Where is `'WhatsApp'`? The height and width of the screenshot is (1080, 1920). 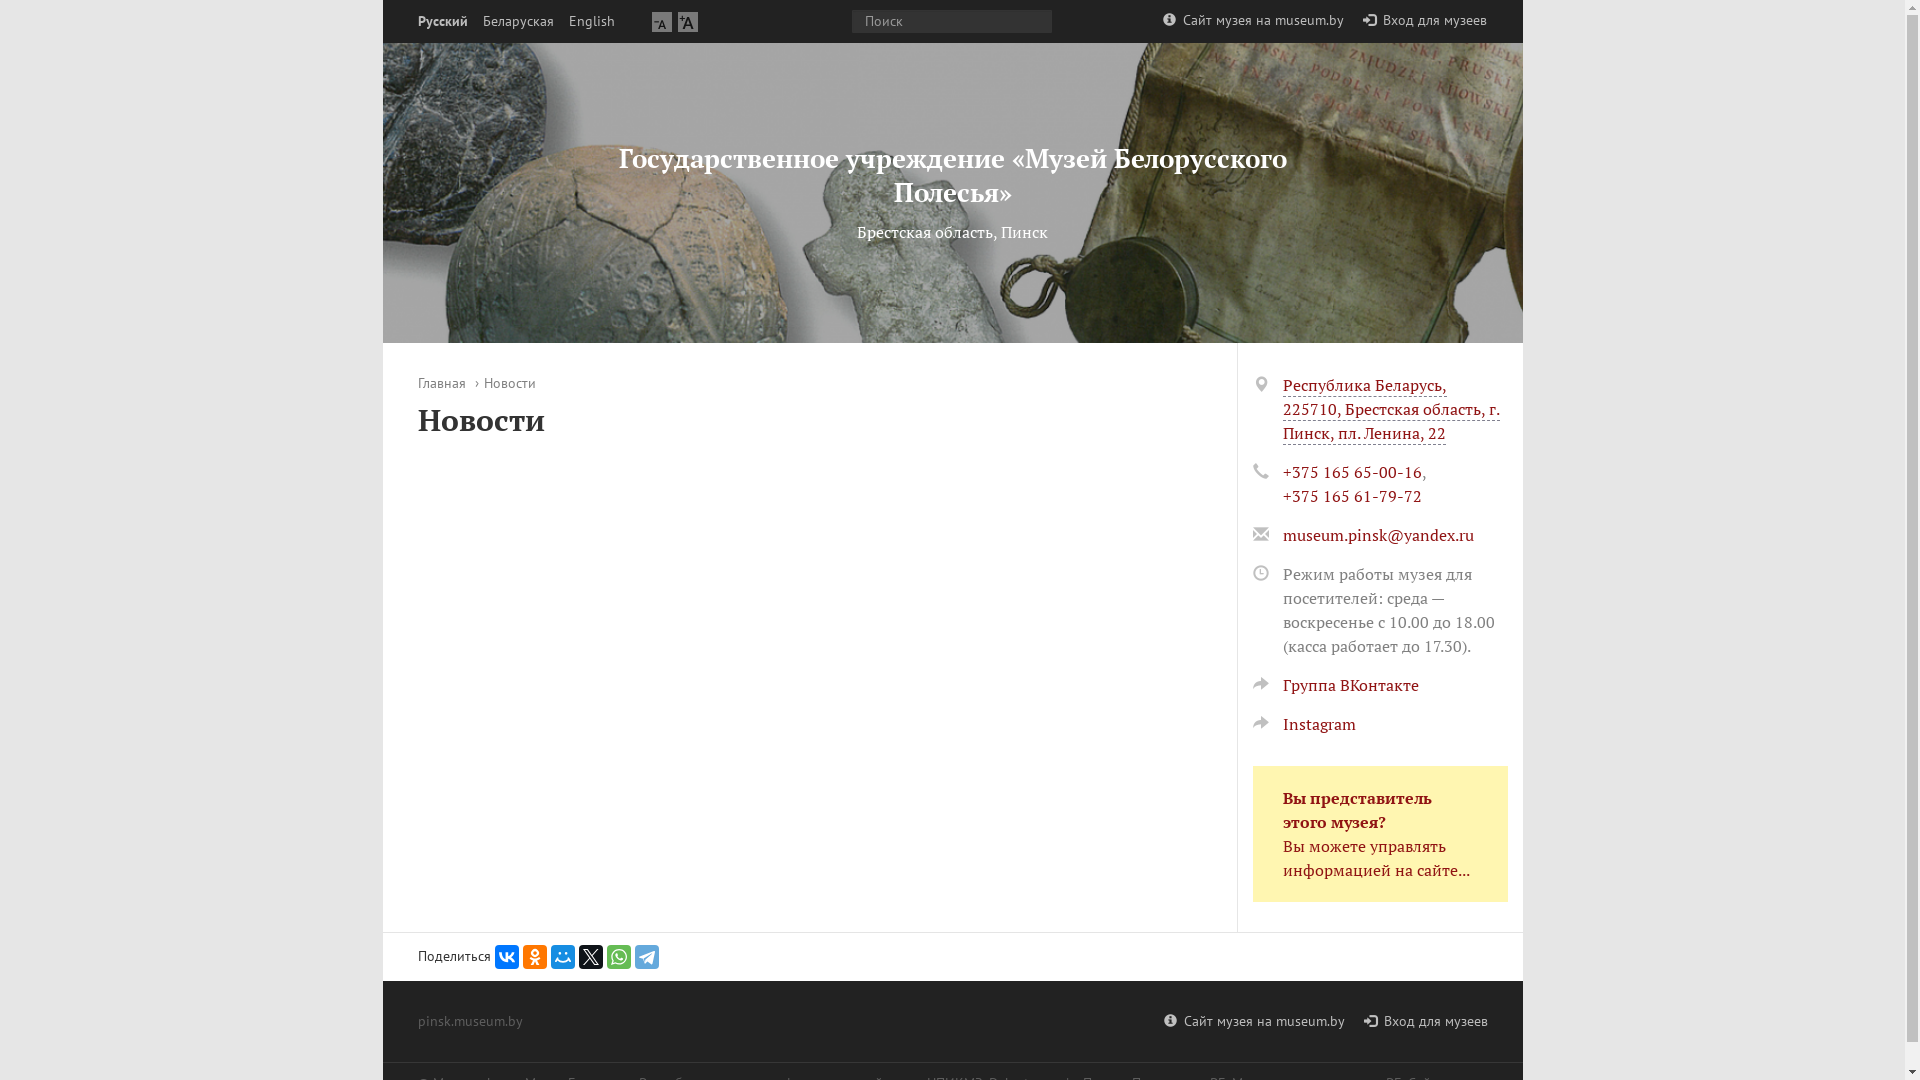 'WhatsApp' is located at coordinates (604, 955).